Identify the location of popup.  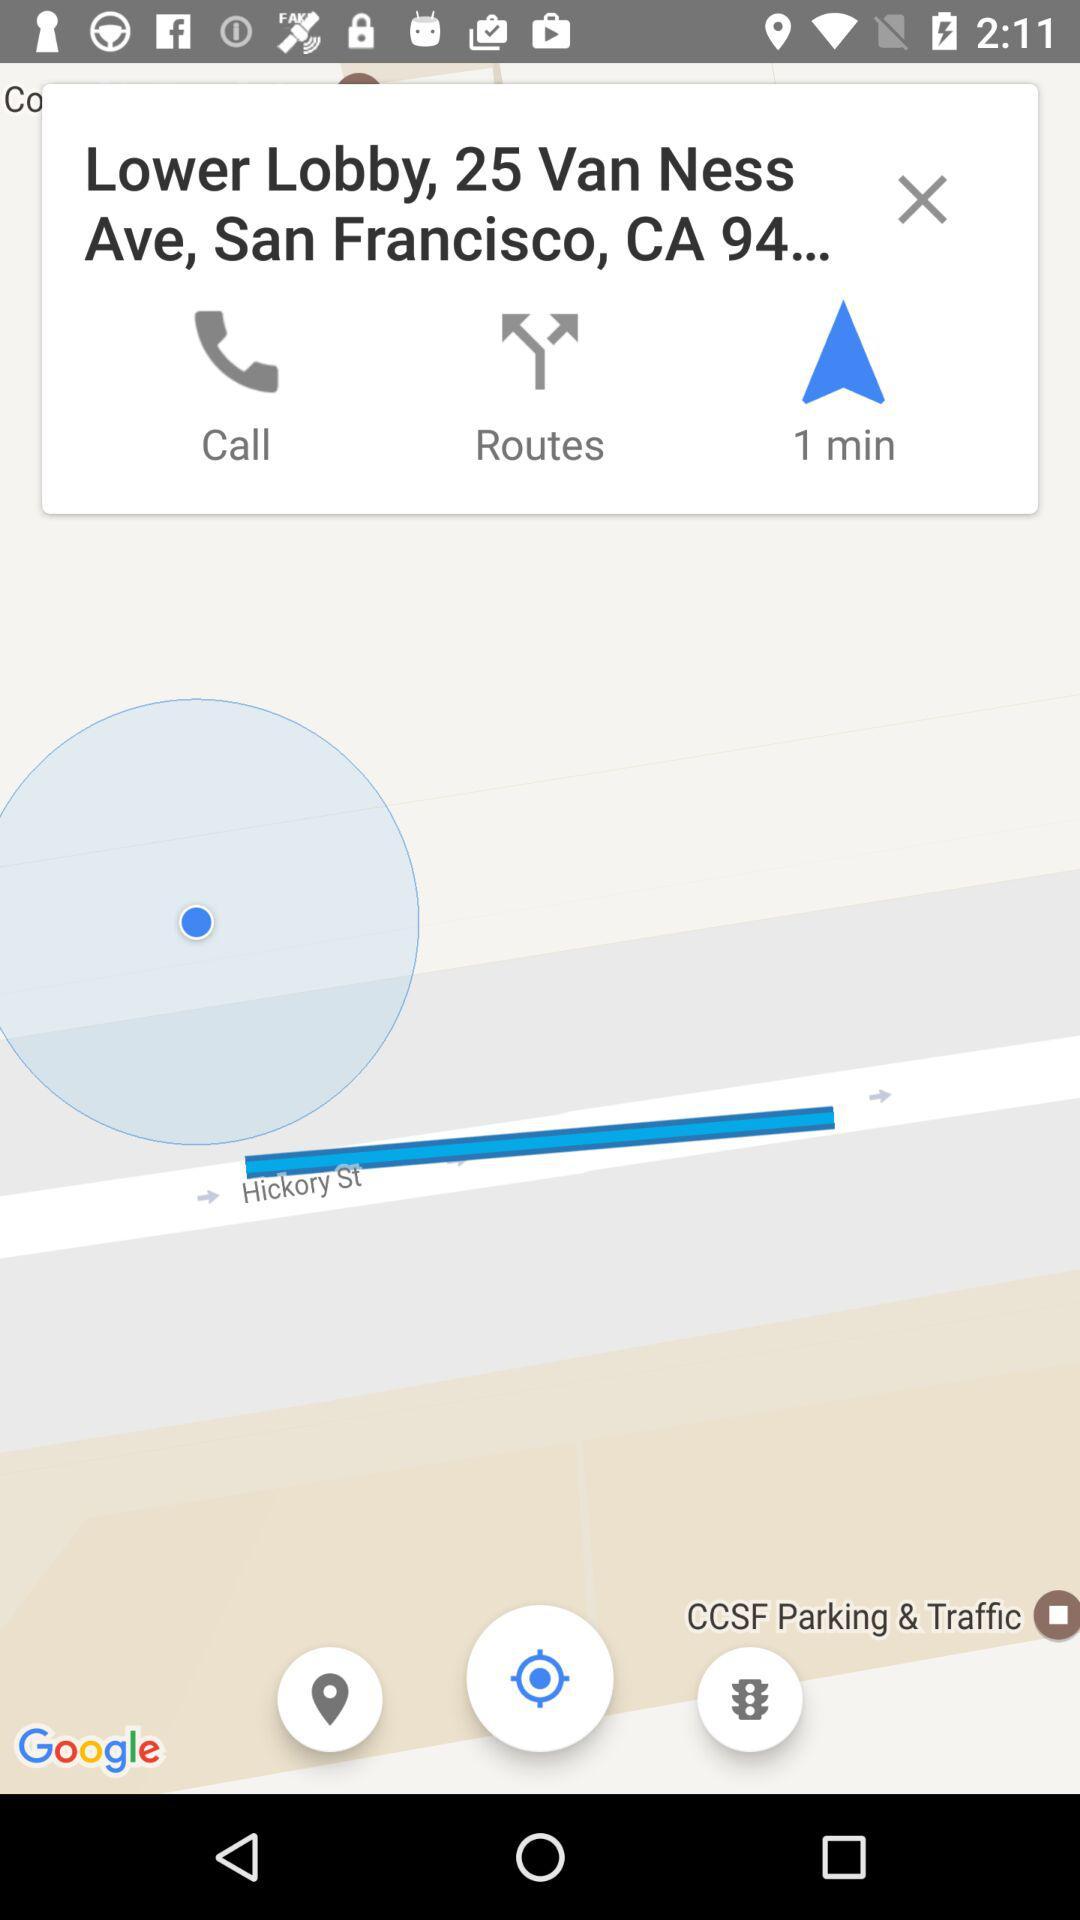
(922, 199).